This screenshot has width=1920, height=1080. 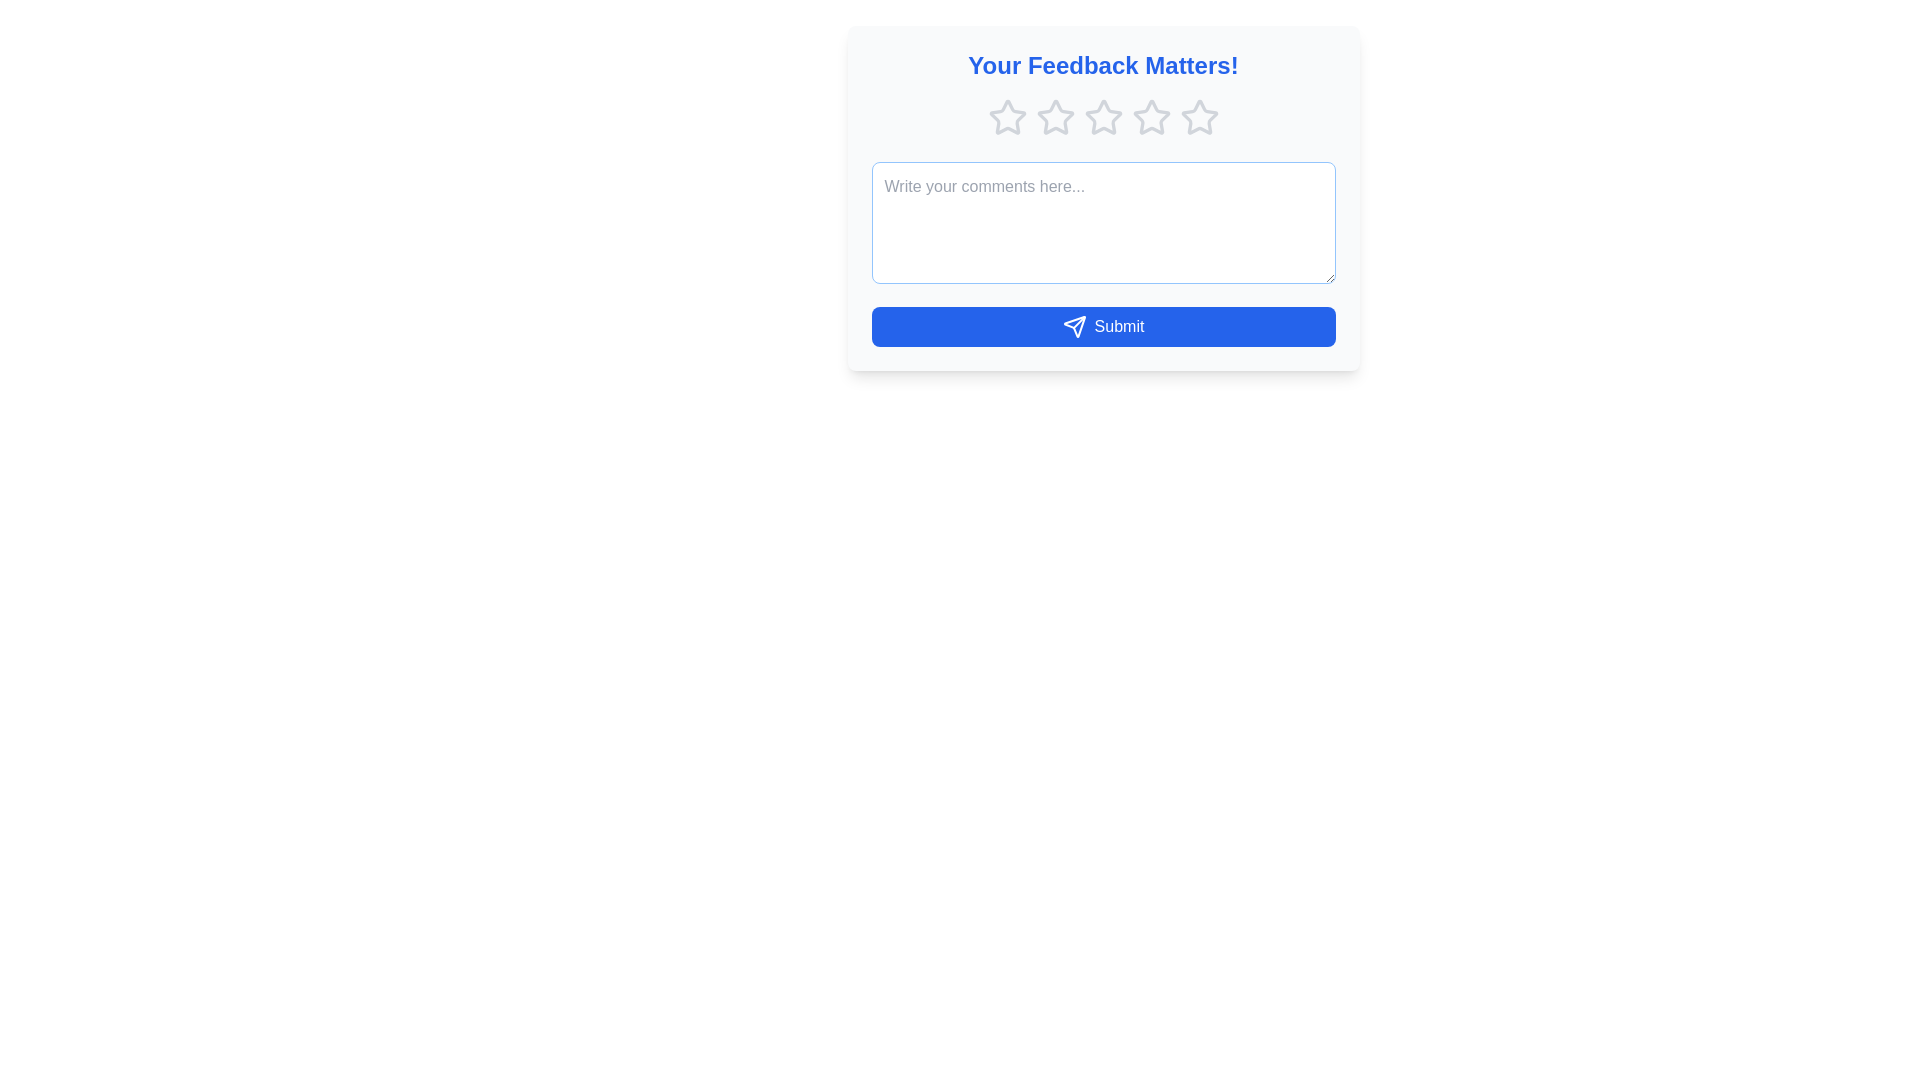 I want to click on the 'Submit' button's icon by navigating via keyboard to enhance user interaction for submitting feedback, so click(x=1073, y=326).